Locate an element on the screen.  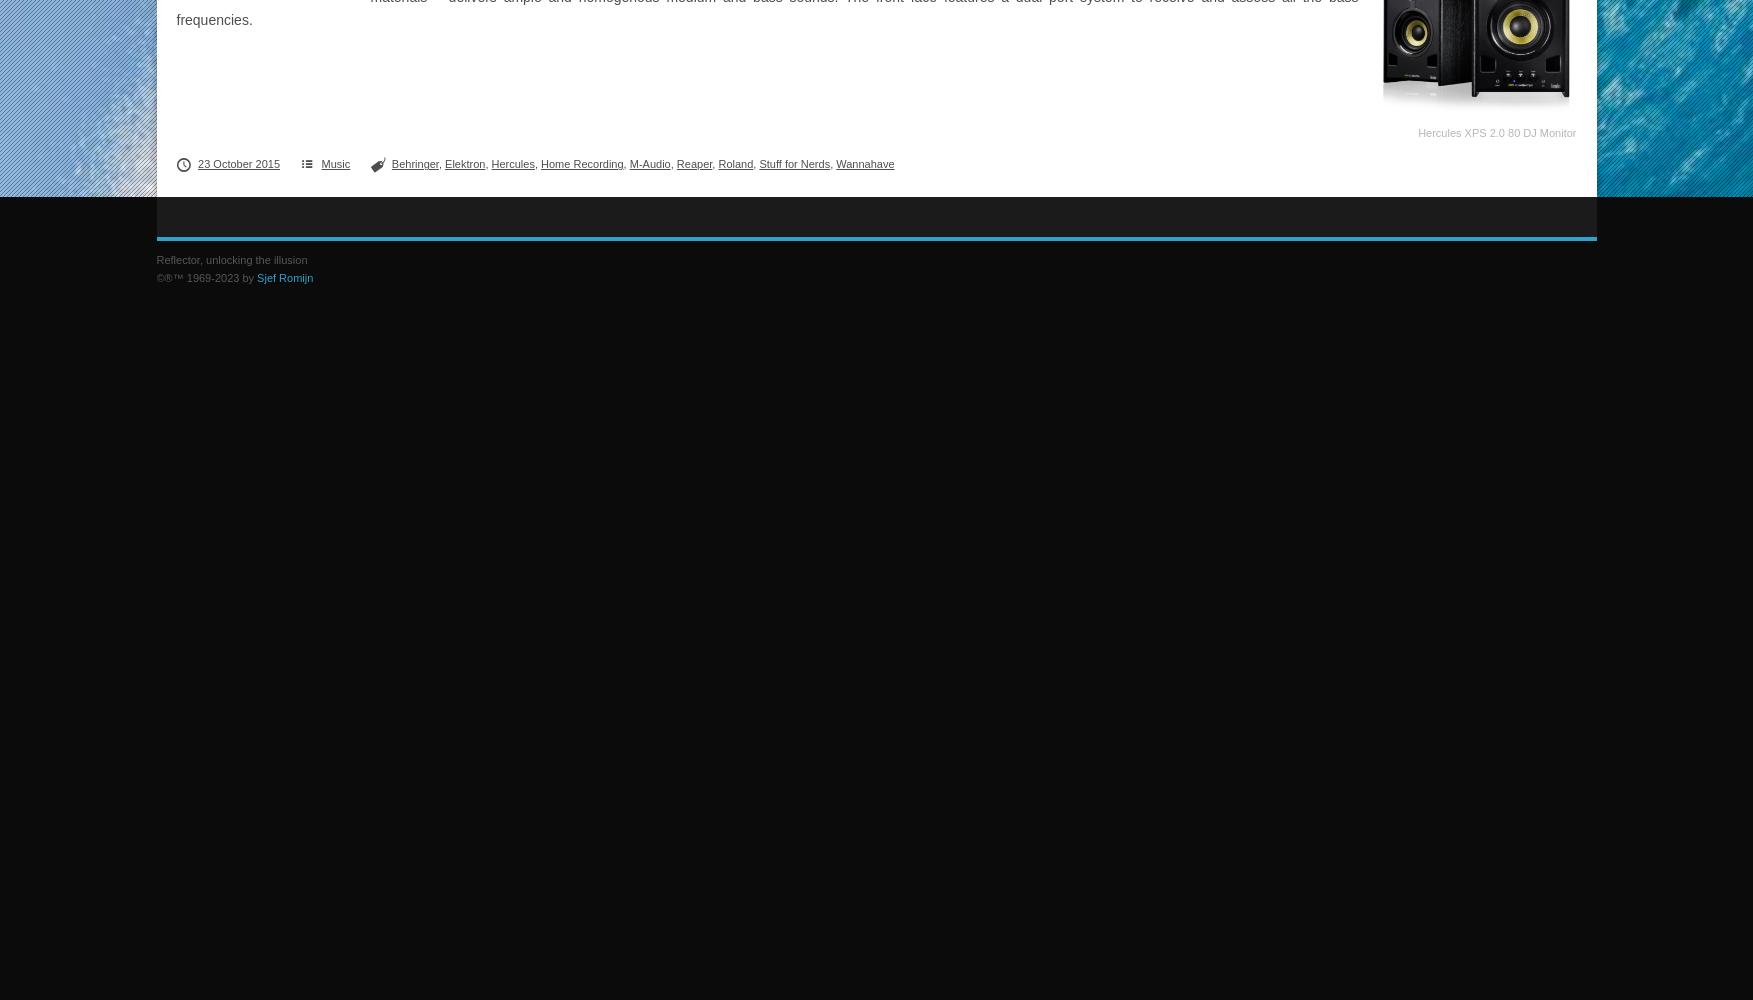
'©®™ 1969-2023 by' is located at coordinates (206, 277).